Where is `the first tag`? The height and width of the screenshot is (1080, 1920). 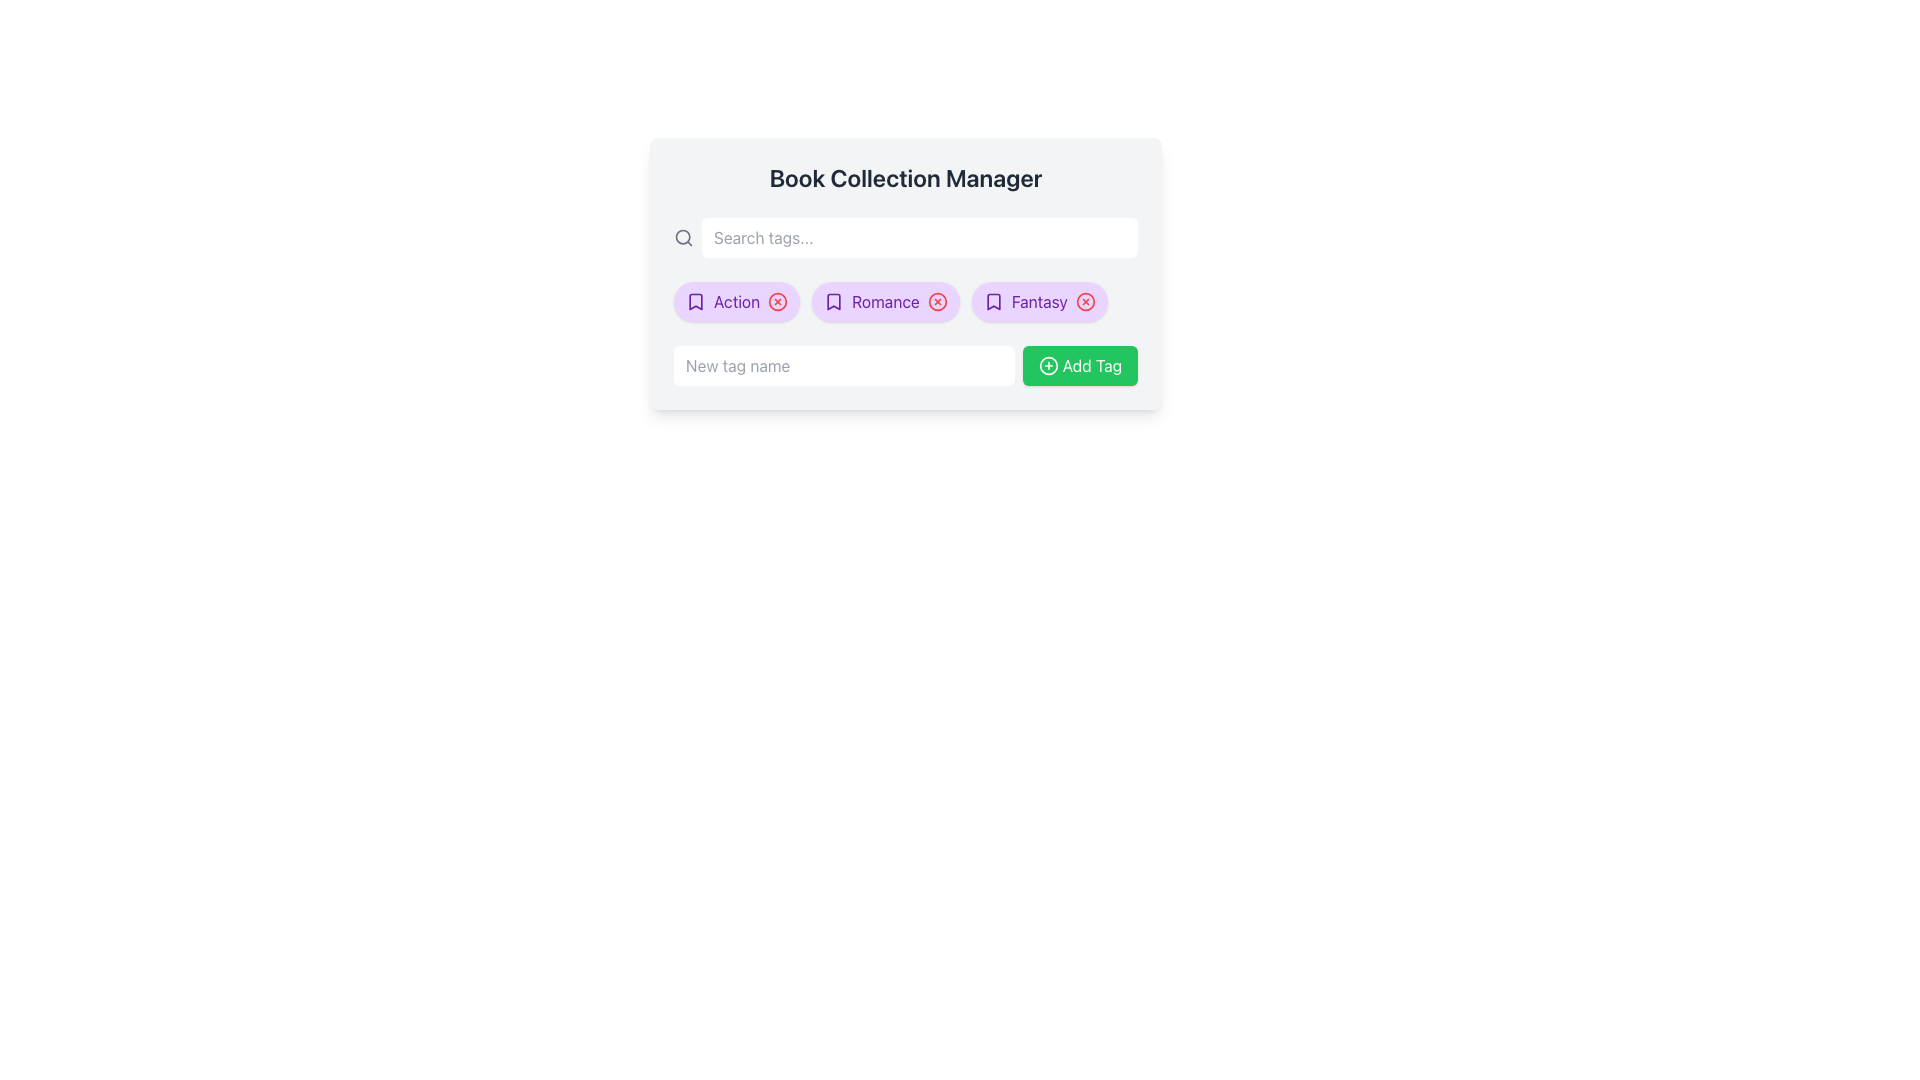
the first tag is located at coordinates (736, 301).